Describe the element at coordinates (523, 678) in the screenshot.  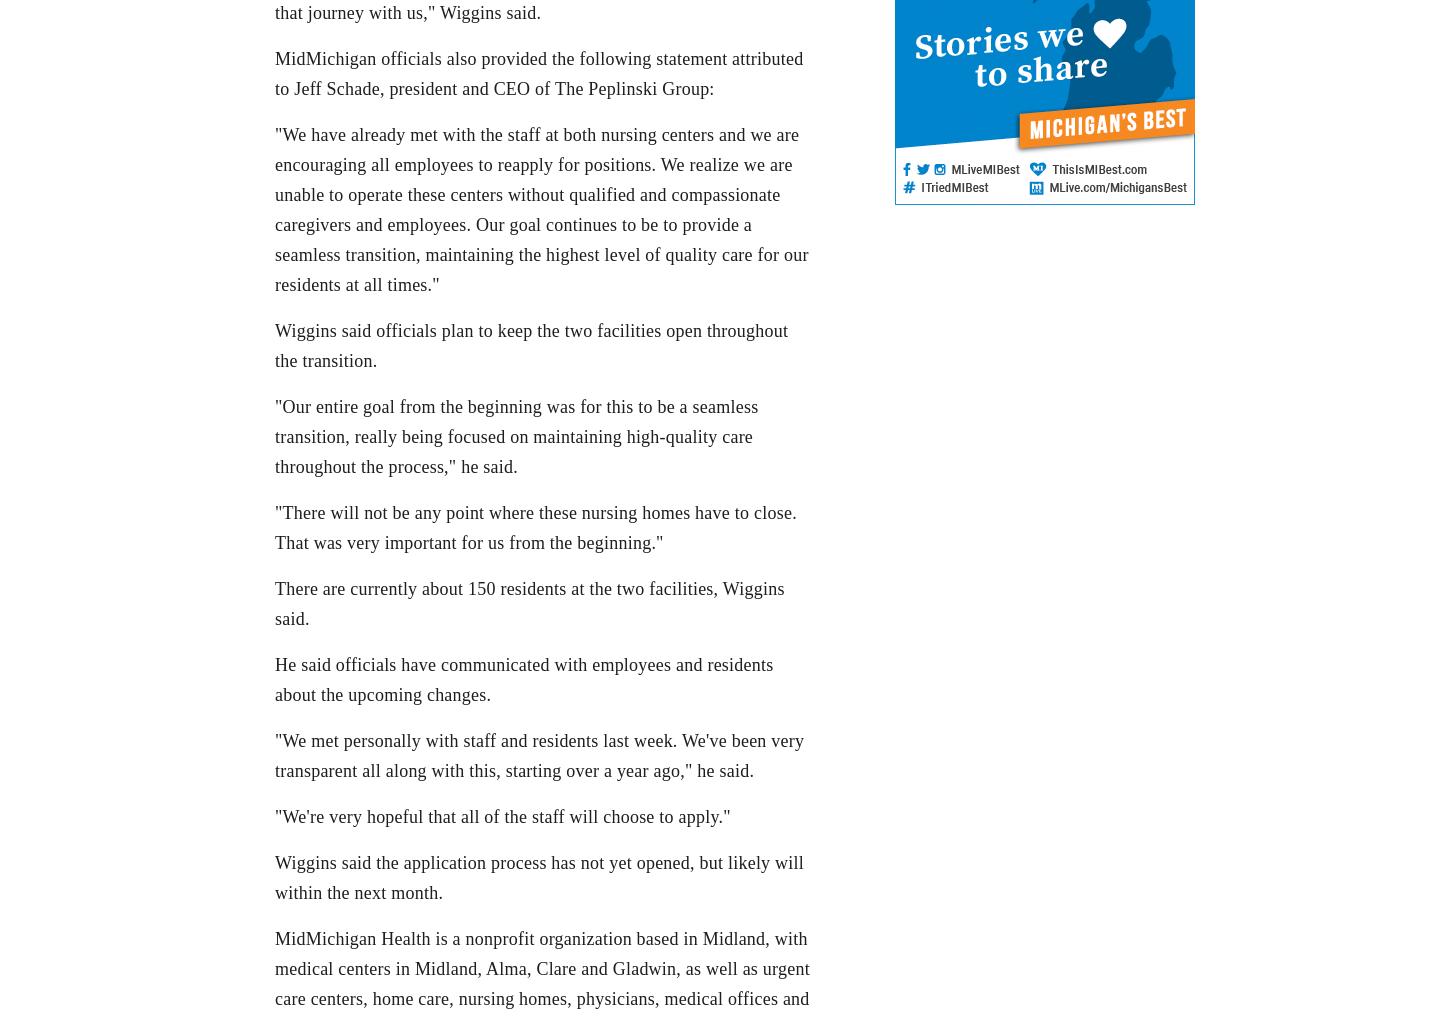
I see `'He said officials have communicated with employees and residents about the upcoming changes.'` at that location.